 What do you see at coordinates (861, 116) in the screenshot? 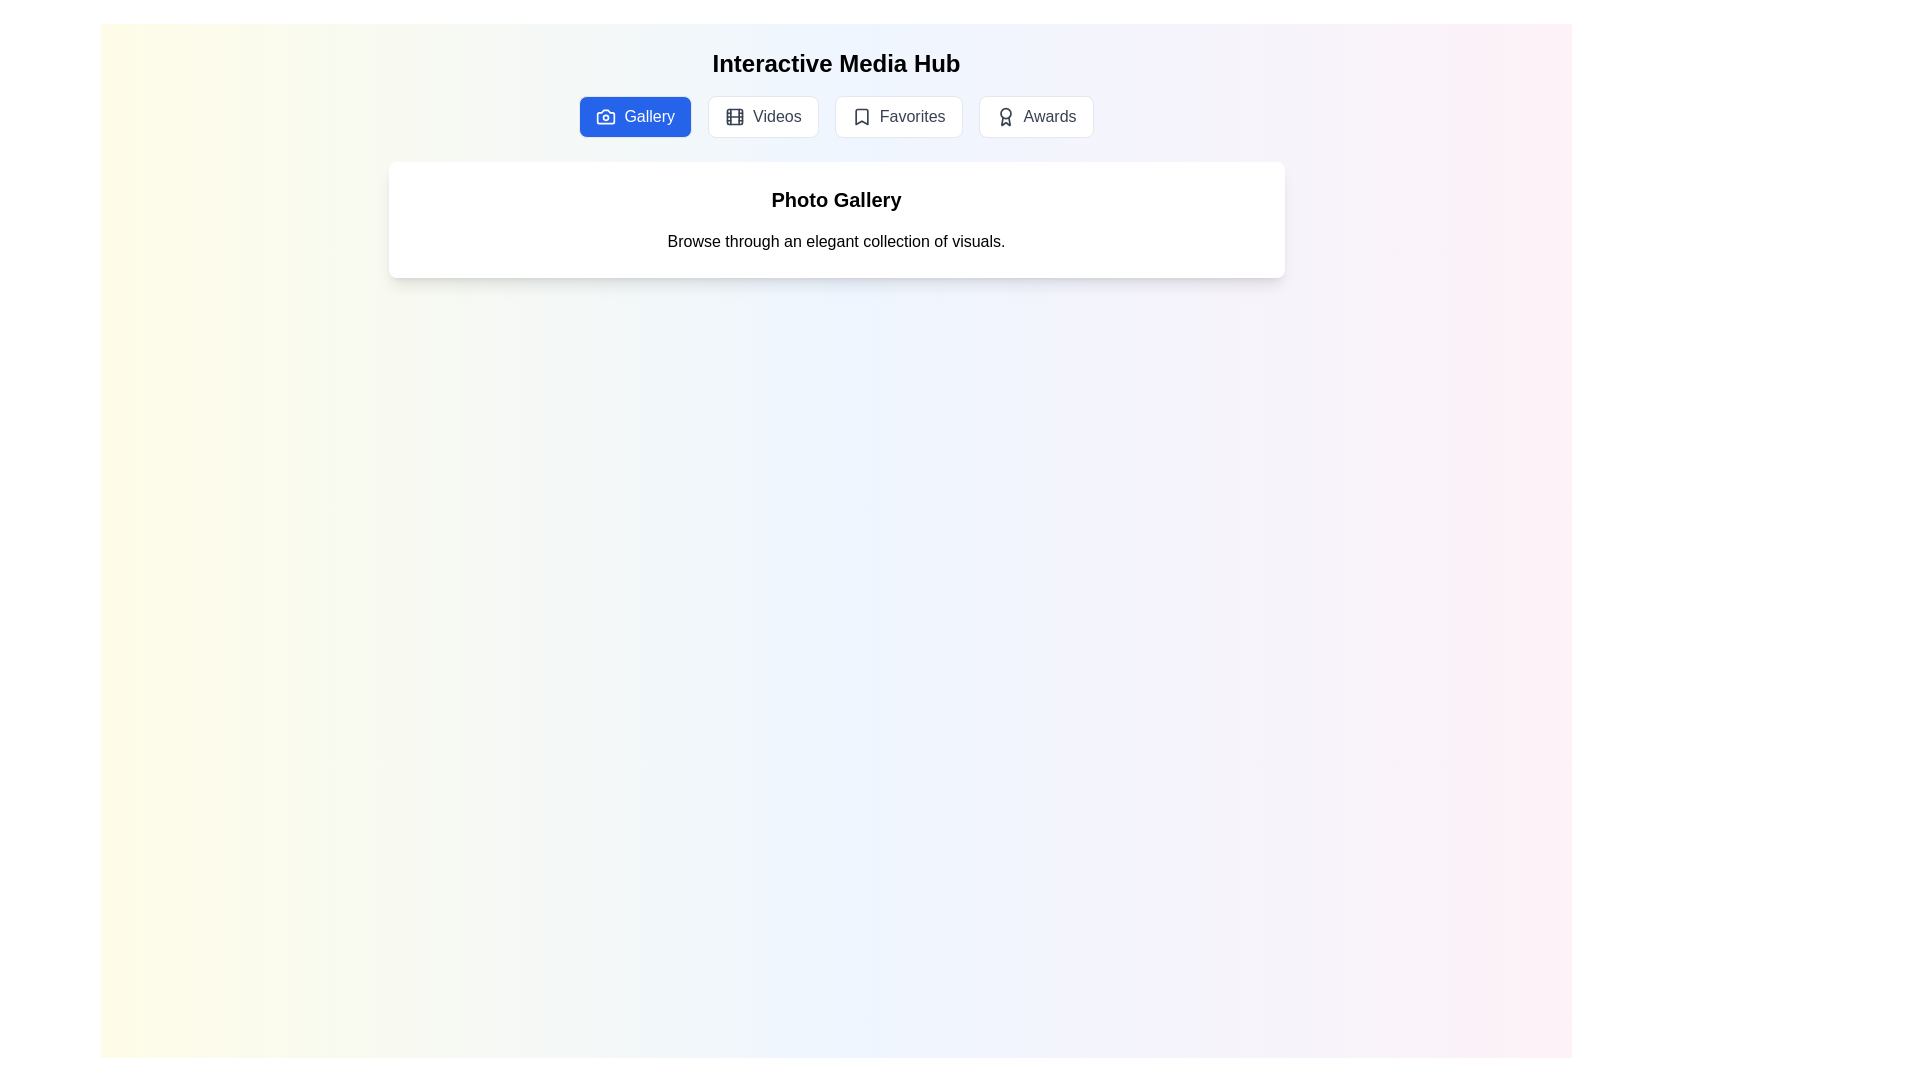
I see `the decorative 'Favorites' icon within the SVG structure located in the top central part of the navigation toolbar` at bounding box center [861, 116].